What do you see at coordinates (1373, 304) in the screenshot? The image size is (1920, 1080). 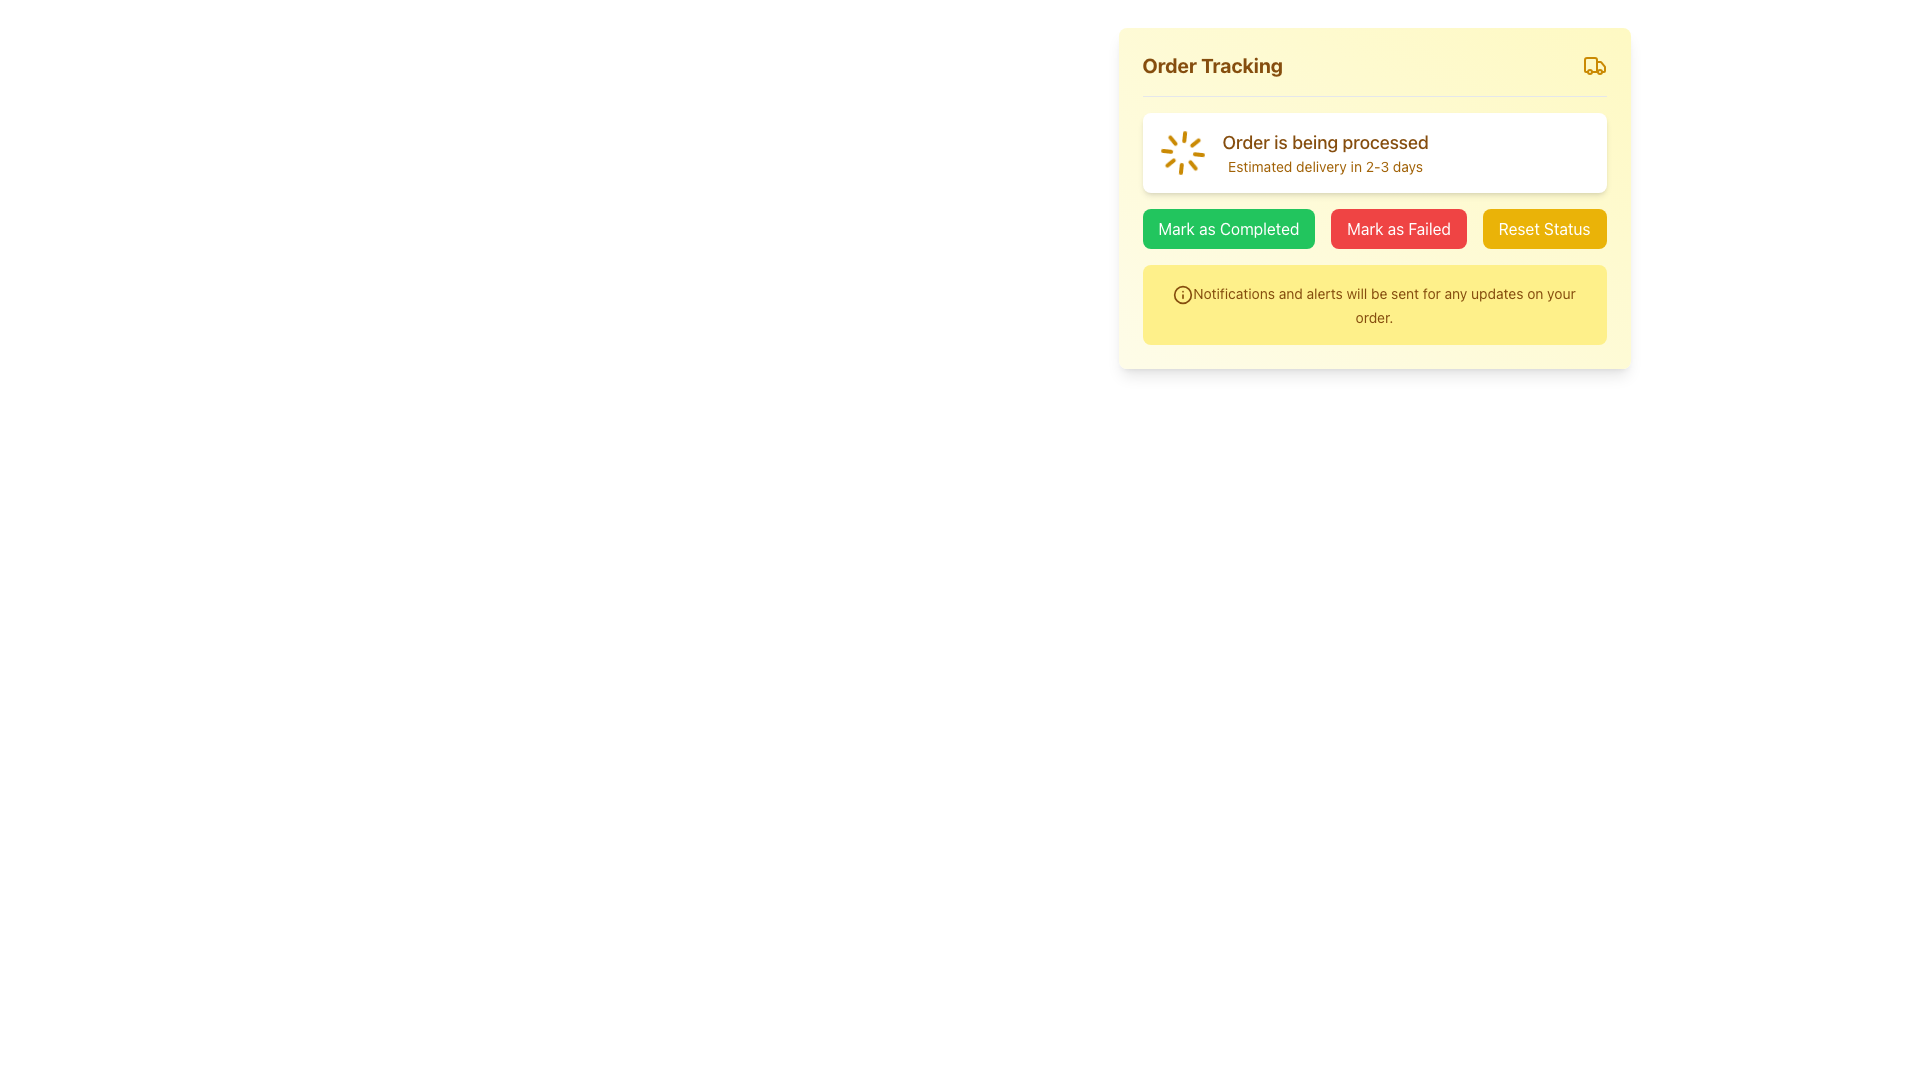 I see `the Information Box, which is a notification box with a yellow background and text stating 'Notifications and alerts will be sent for any updates on your order.'` at bounding box center [1373, 304].